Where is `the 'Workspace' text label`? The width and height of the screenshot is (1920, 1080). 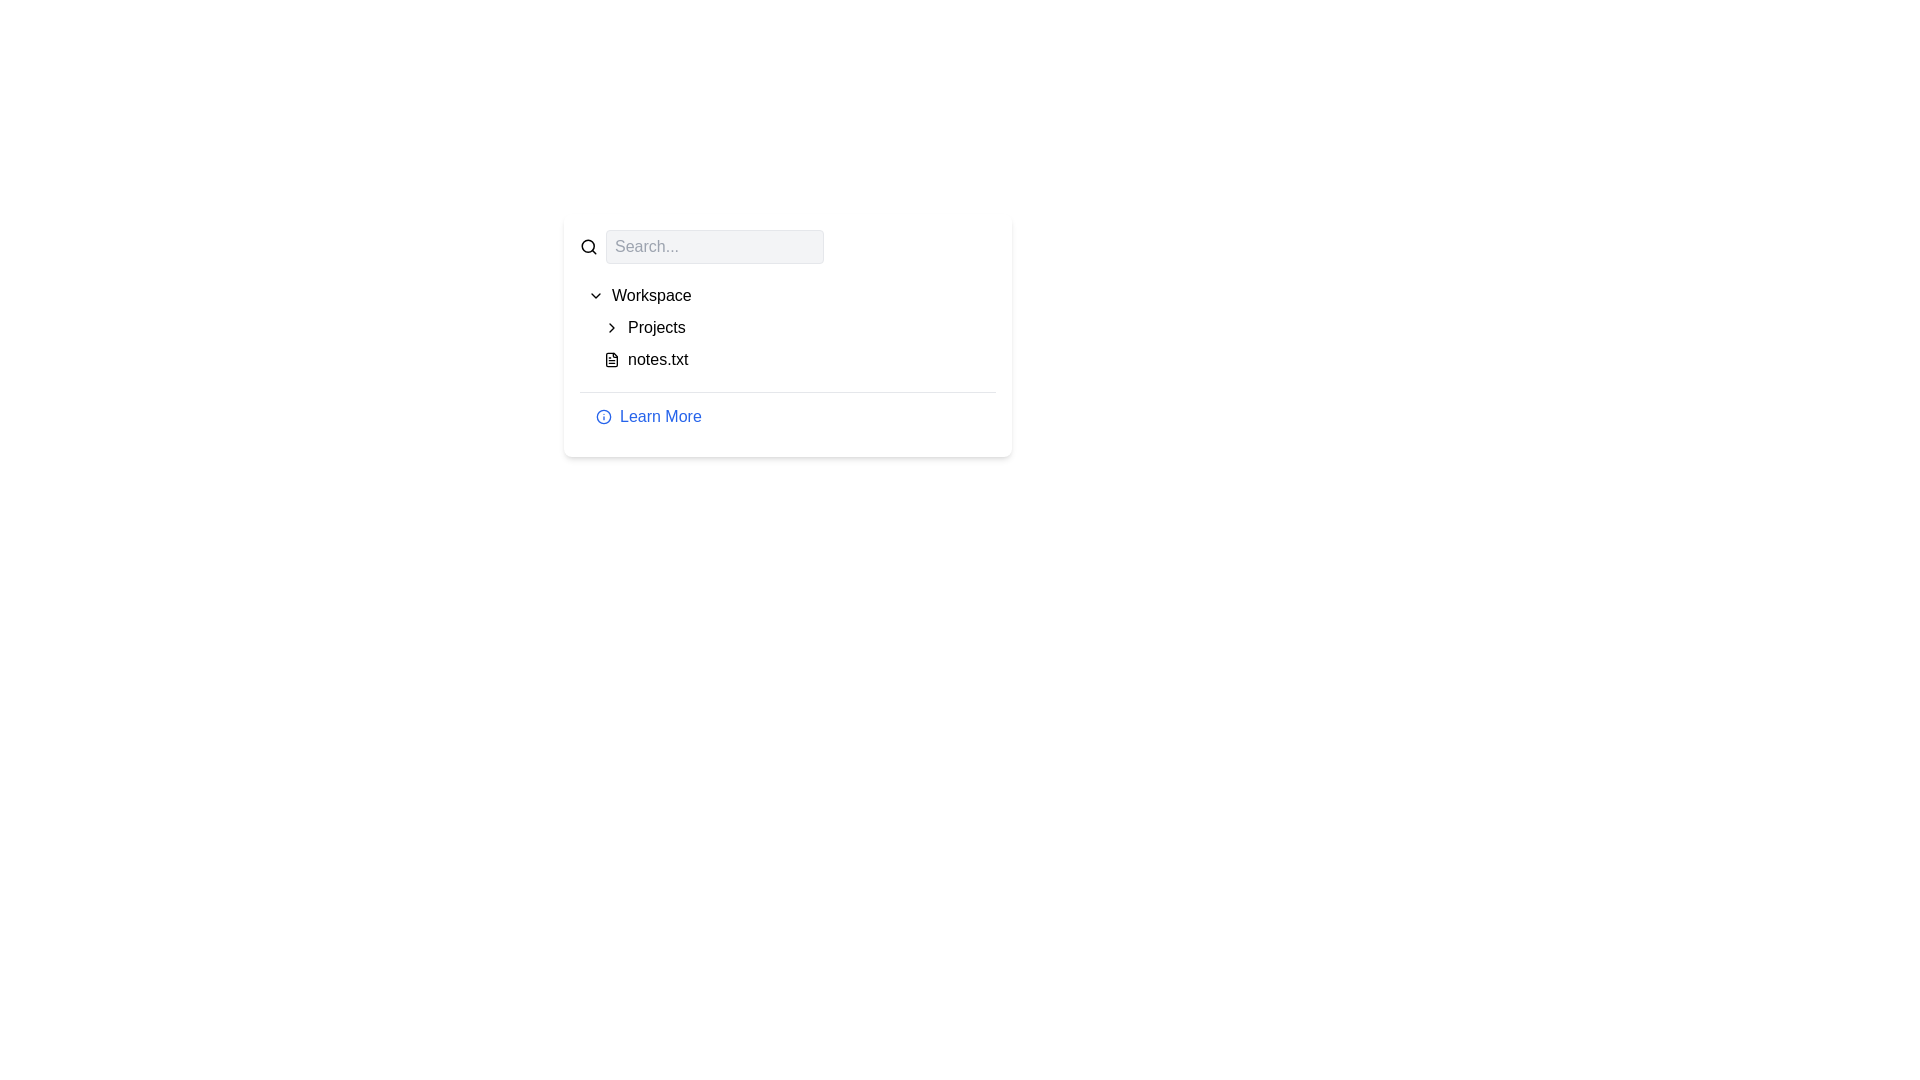 the 'Workspace' text label is located at coordinates (651, 296).